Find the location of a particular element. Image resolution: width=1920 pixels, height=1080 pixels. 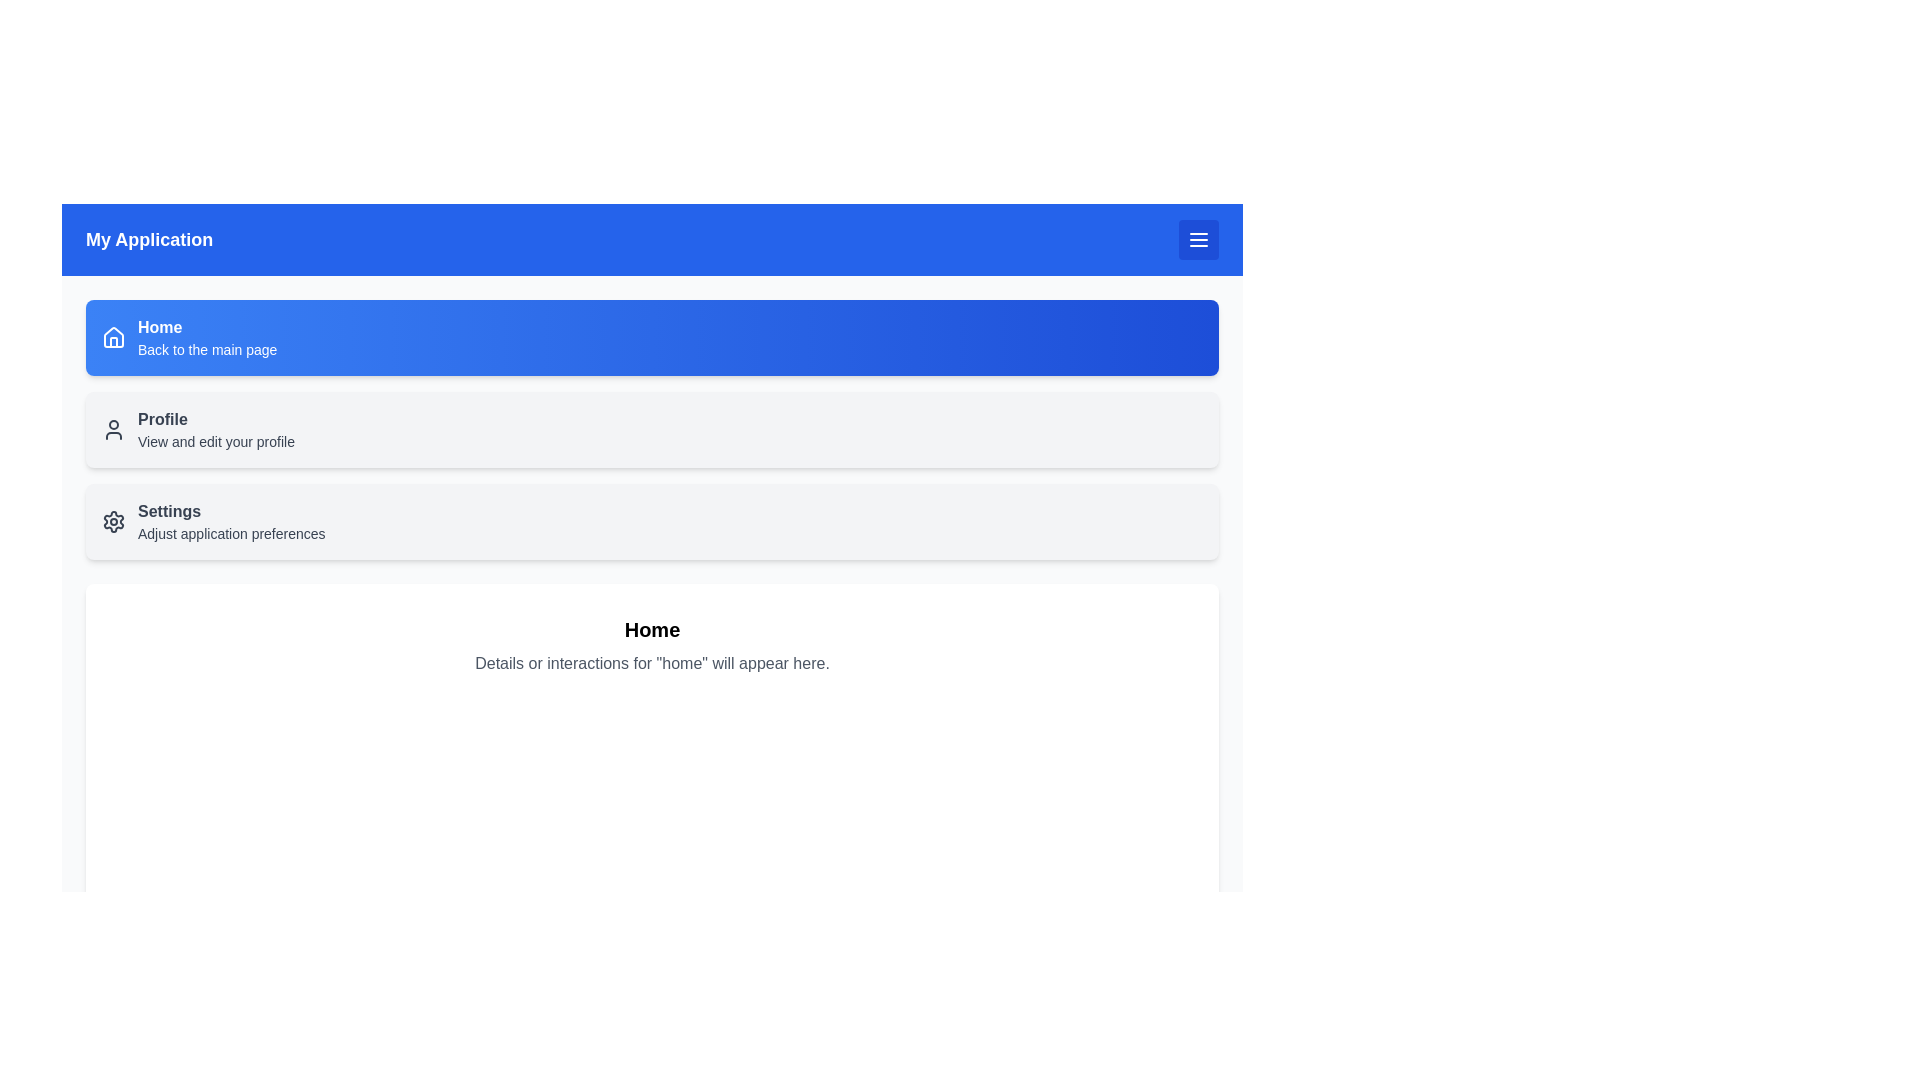

the menu button located at the far right end of the header bar, next to the text 'My Application', which is part of a blue-colored header bar is located at coordinates (1199, 238).